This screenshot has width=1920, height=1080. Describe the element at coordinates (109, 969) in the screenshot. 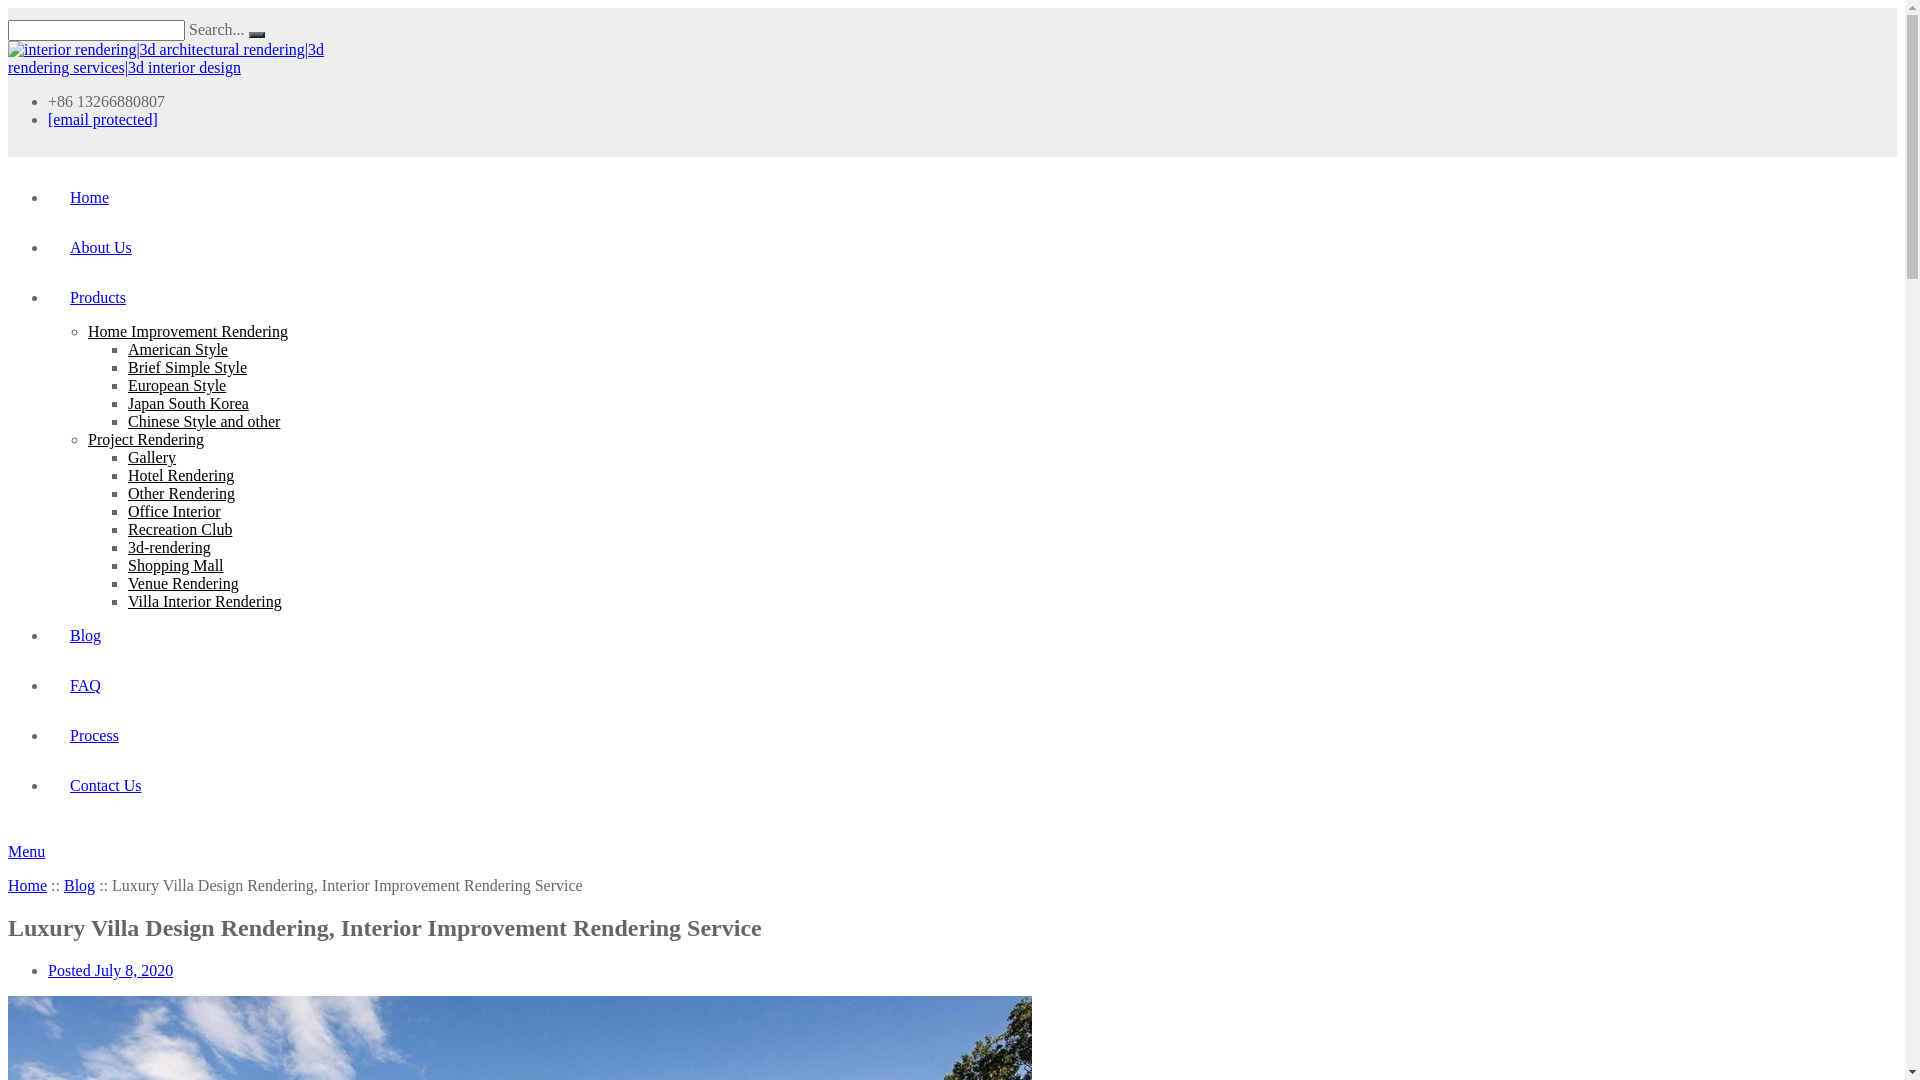

I see `'Posted July 8, 2020'` at that location.